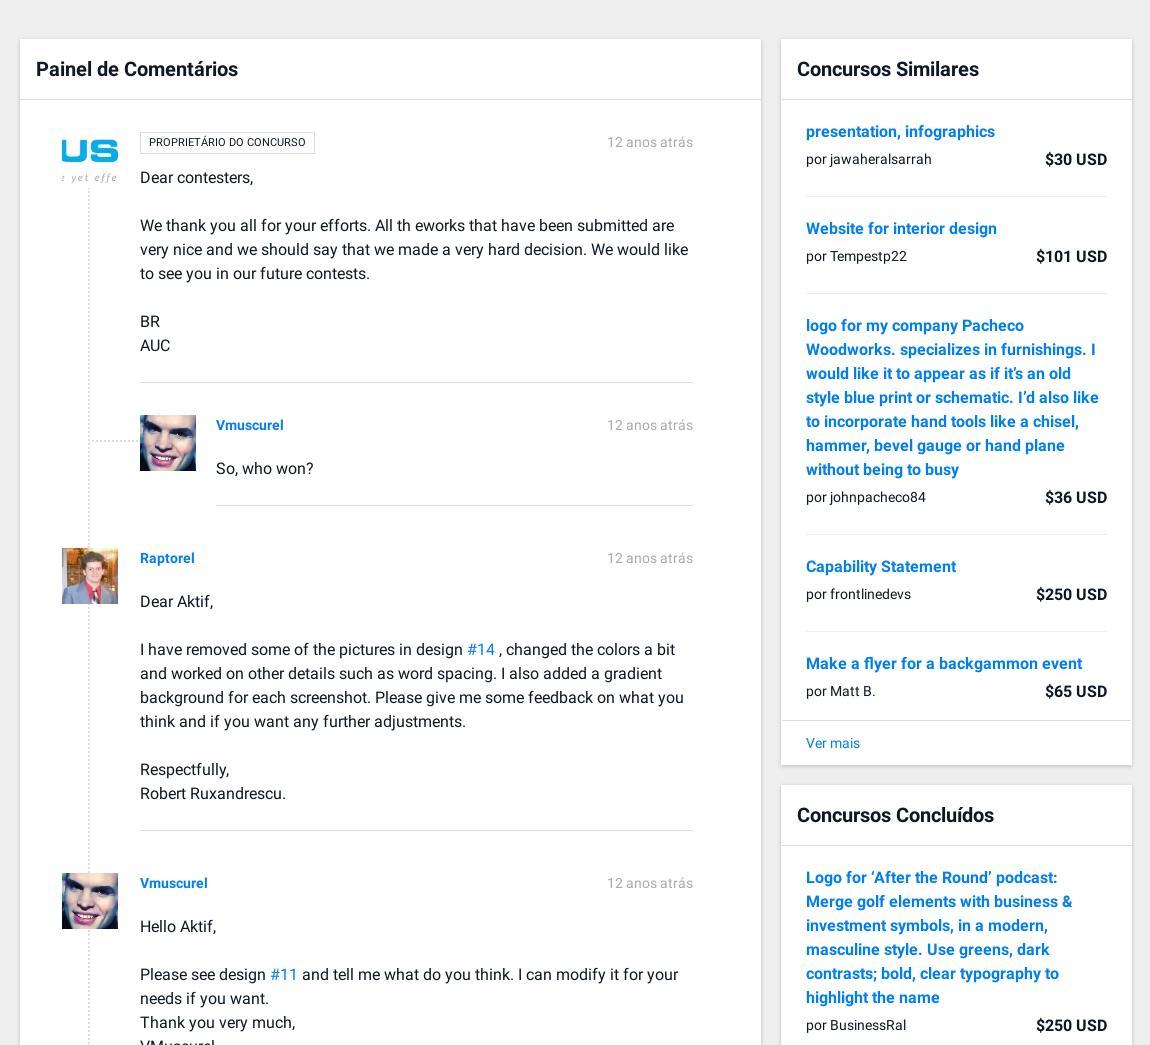 This screenshot has width=1150, height=1045. I want to click on 'BR', so click(138, 320).